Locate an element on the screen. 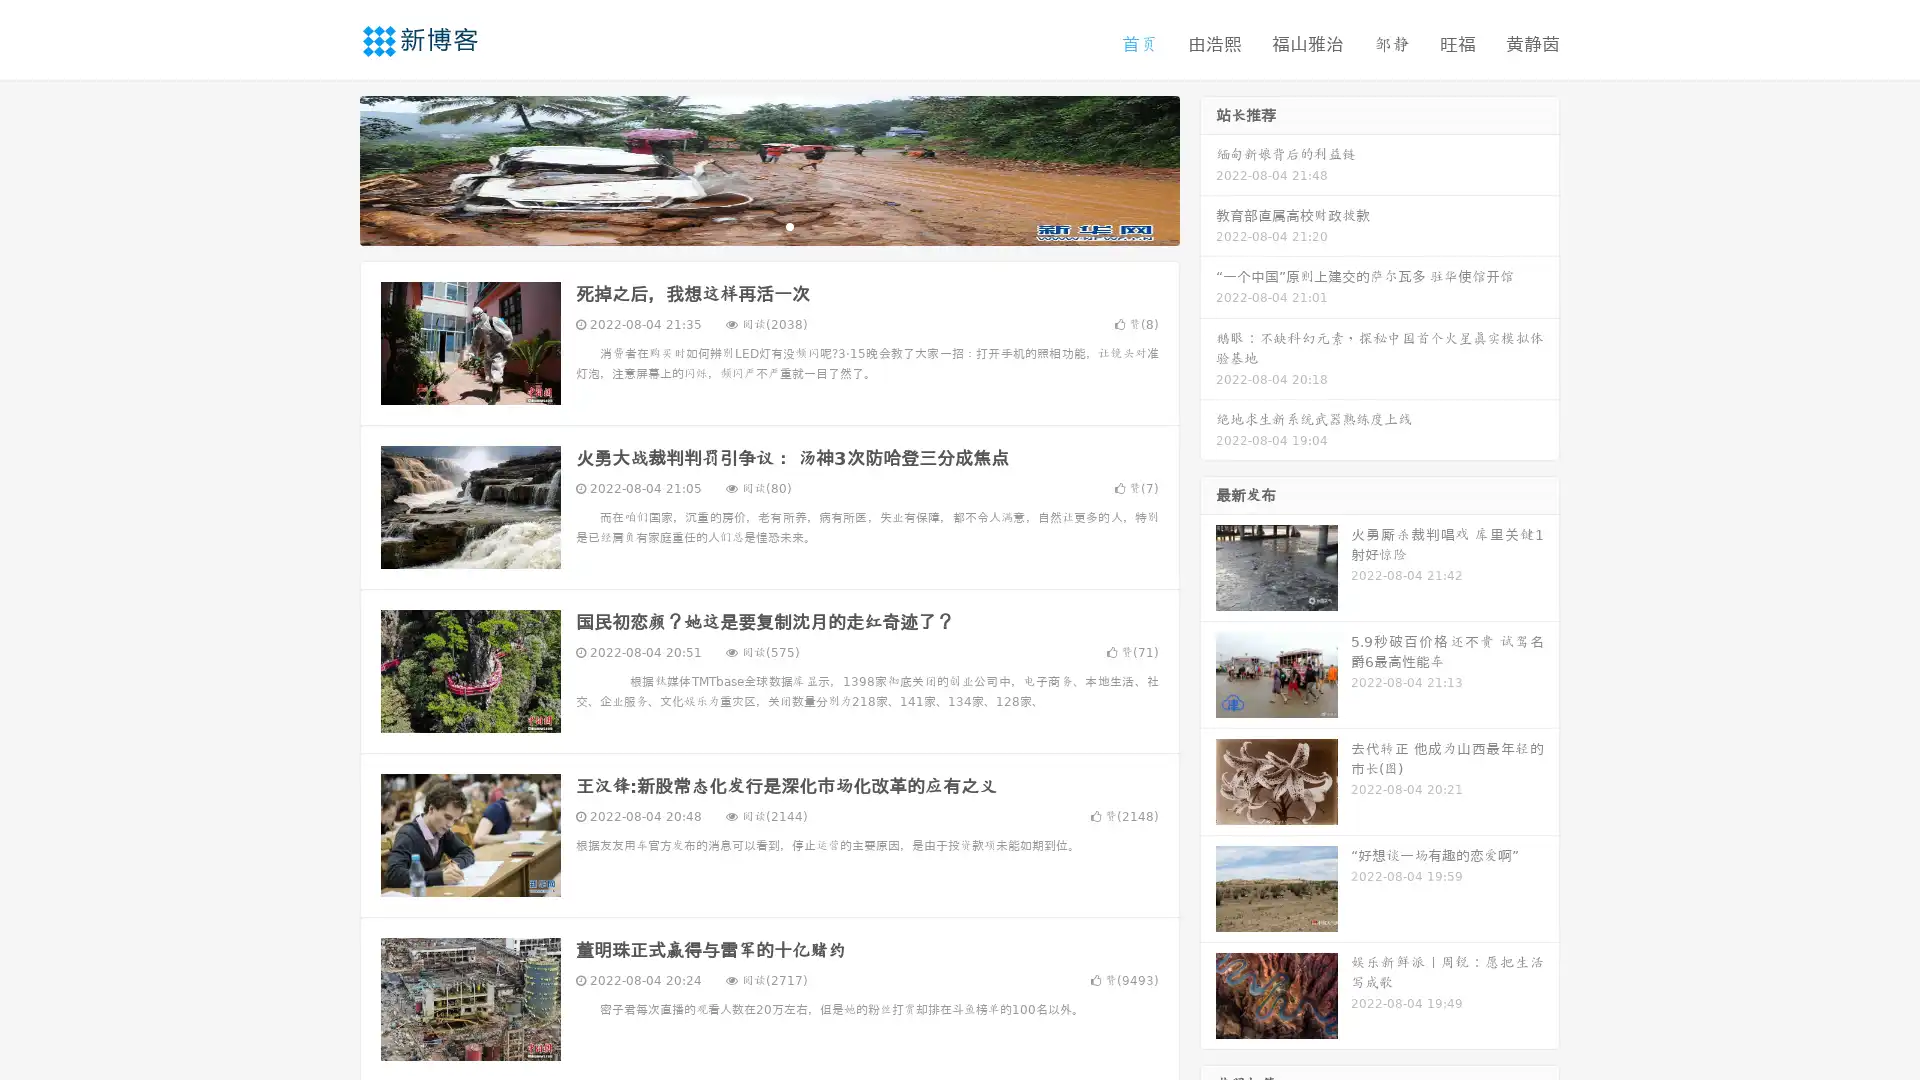 Image resolution: width=1920 pixels, height=1080 pixels. Previous slide is located at coordinates (330, 168).